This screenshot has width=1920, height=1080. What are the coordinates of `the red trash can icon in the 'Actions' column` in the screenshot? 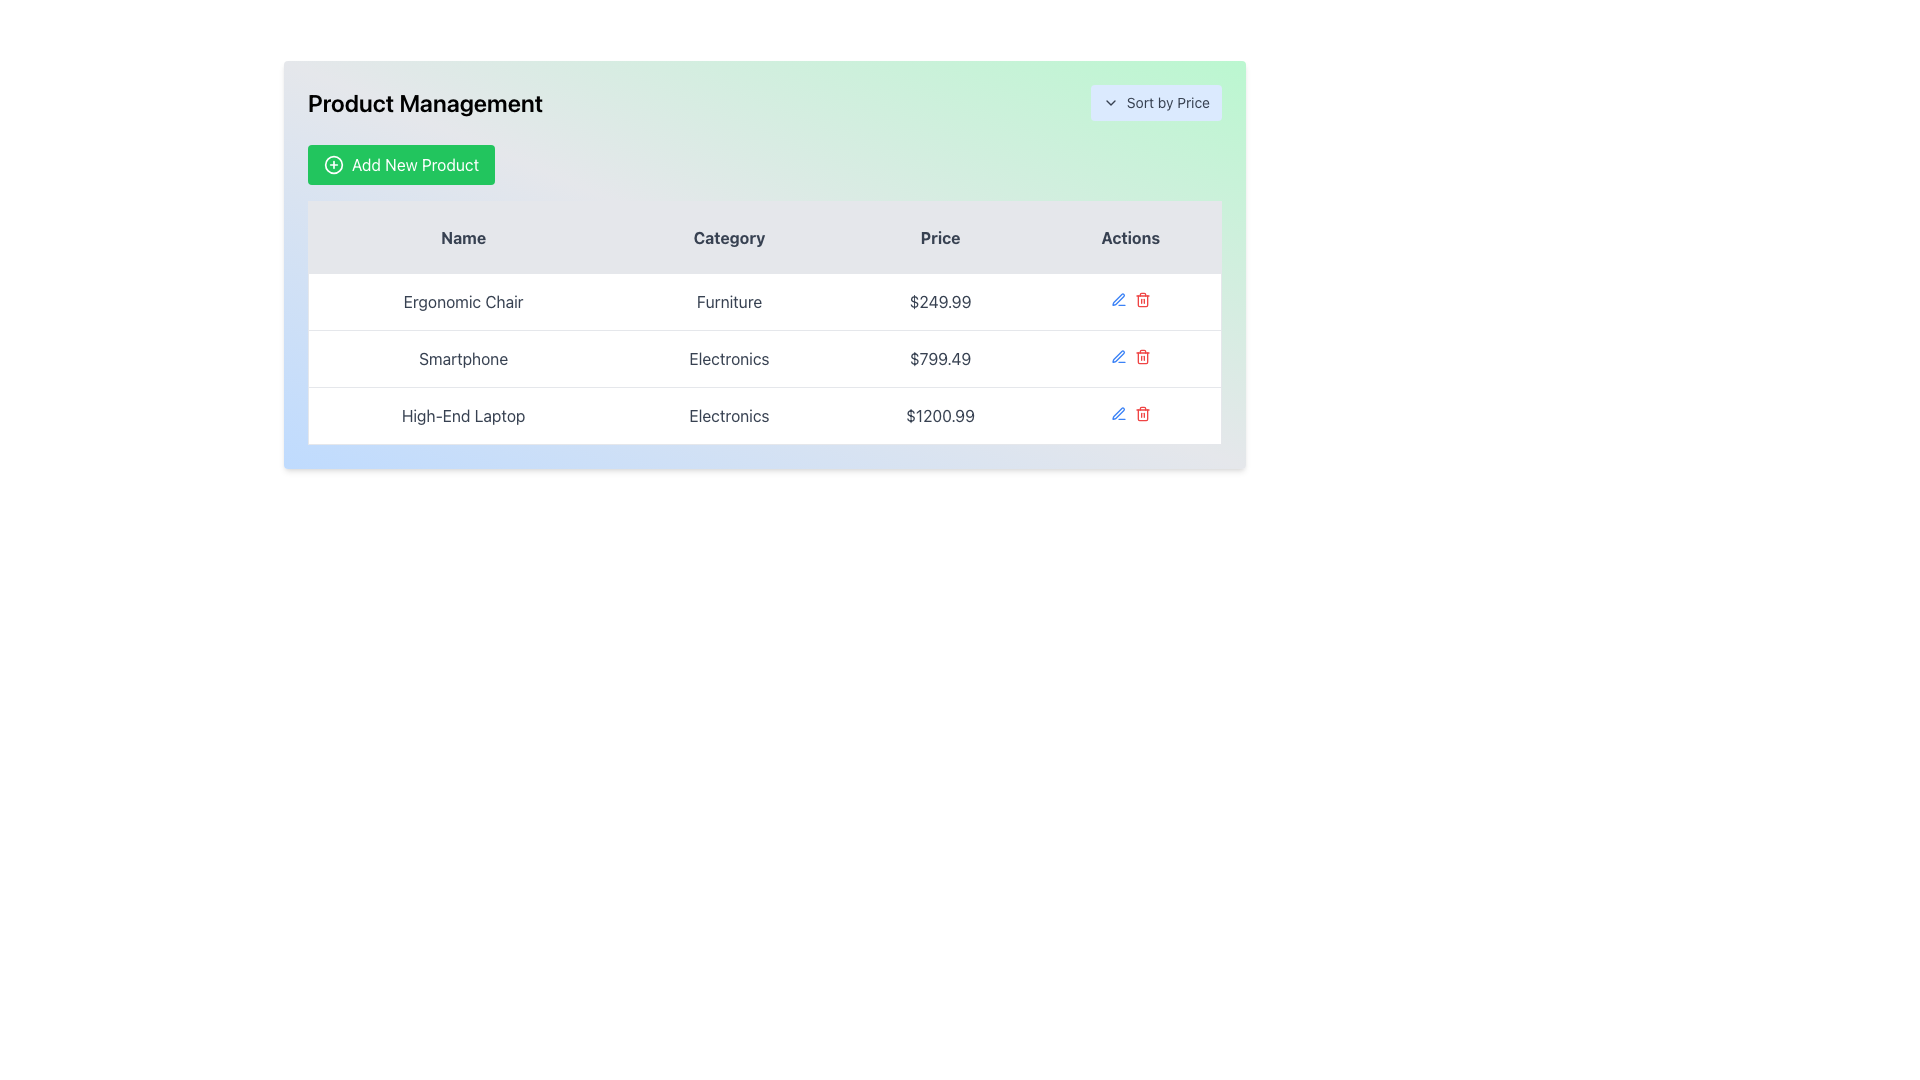 It's located at (1142, 300).